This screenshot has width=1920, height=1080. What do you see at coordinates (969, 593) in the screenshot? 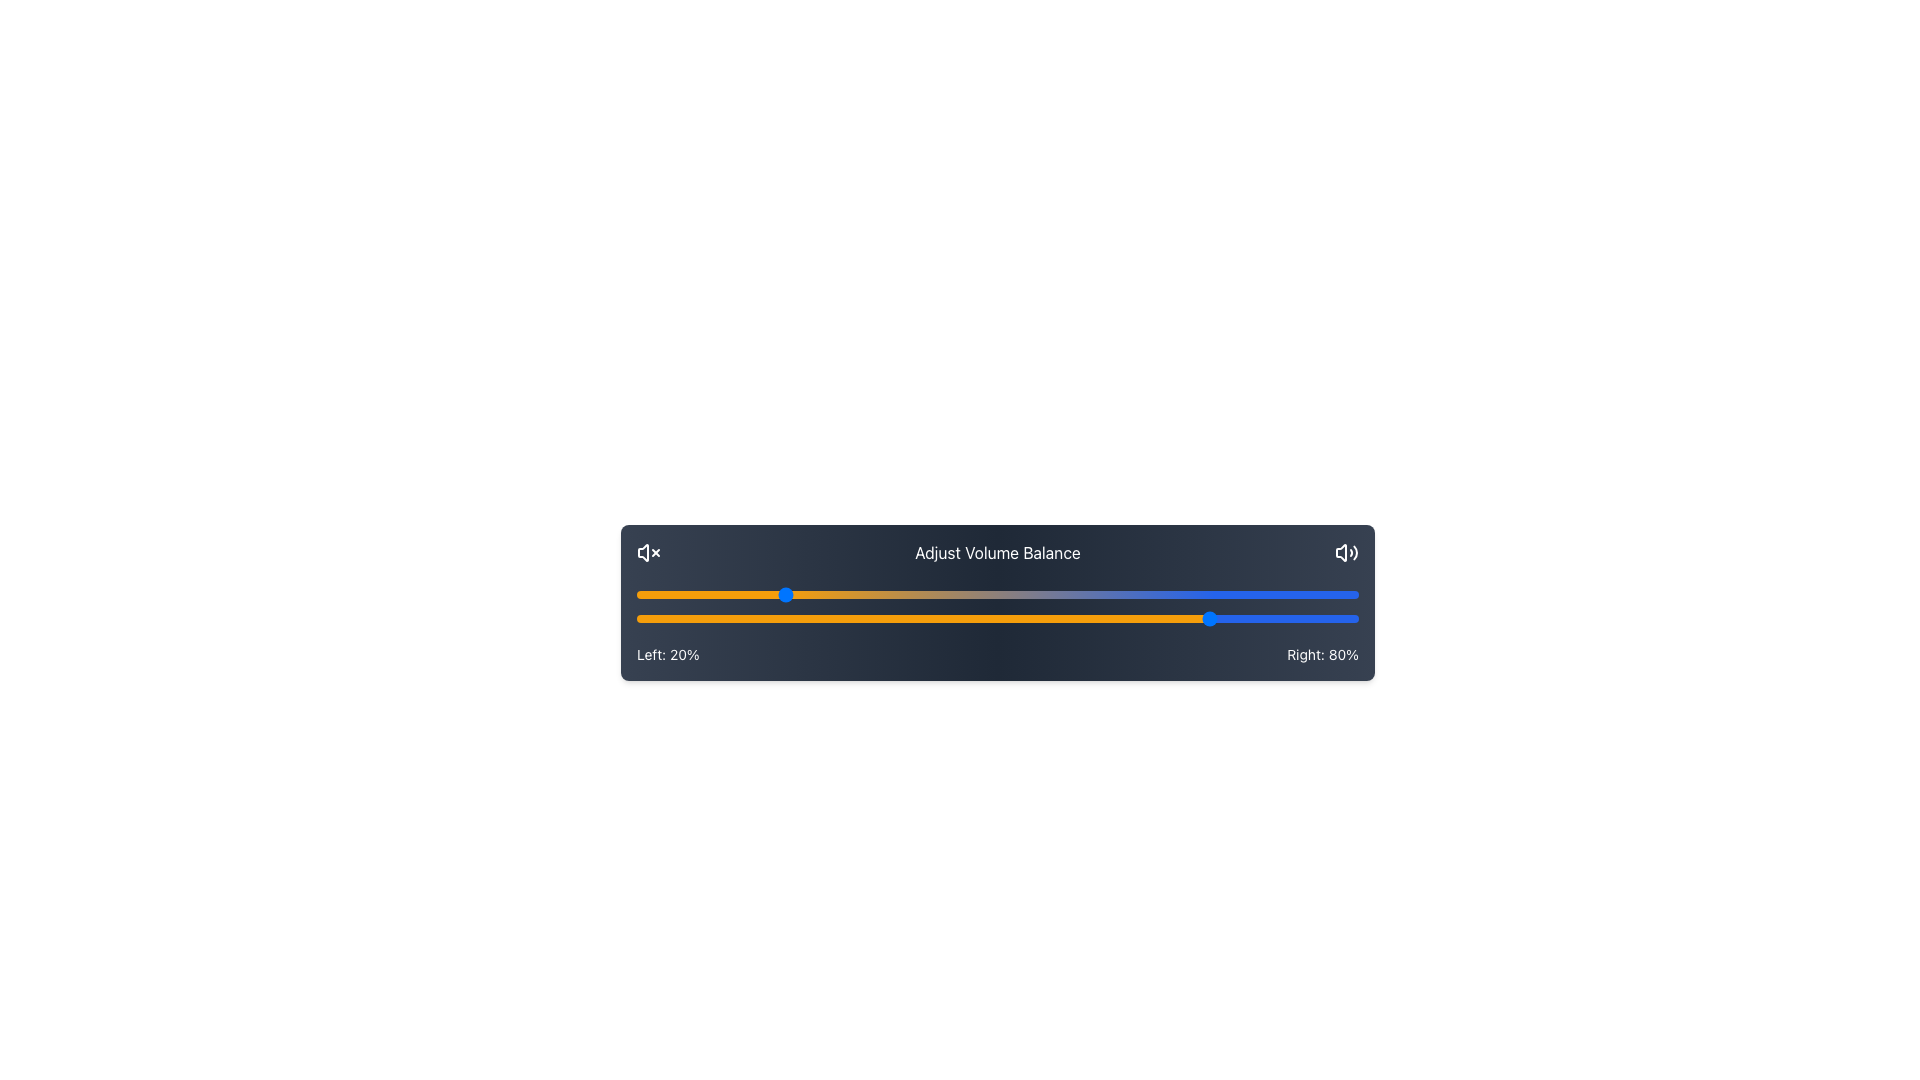
I see `the left balance` at bounding box center [969, 593].